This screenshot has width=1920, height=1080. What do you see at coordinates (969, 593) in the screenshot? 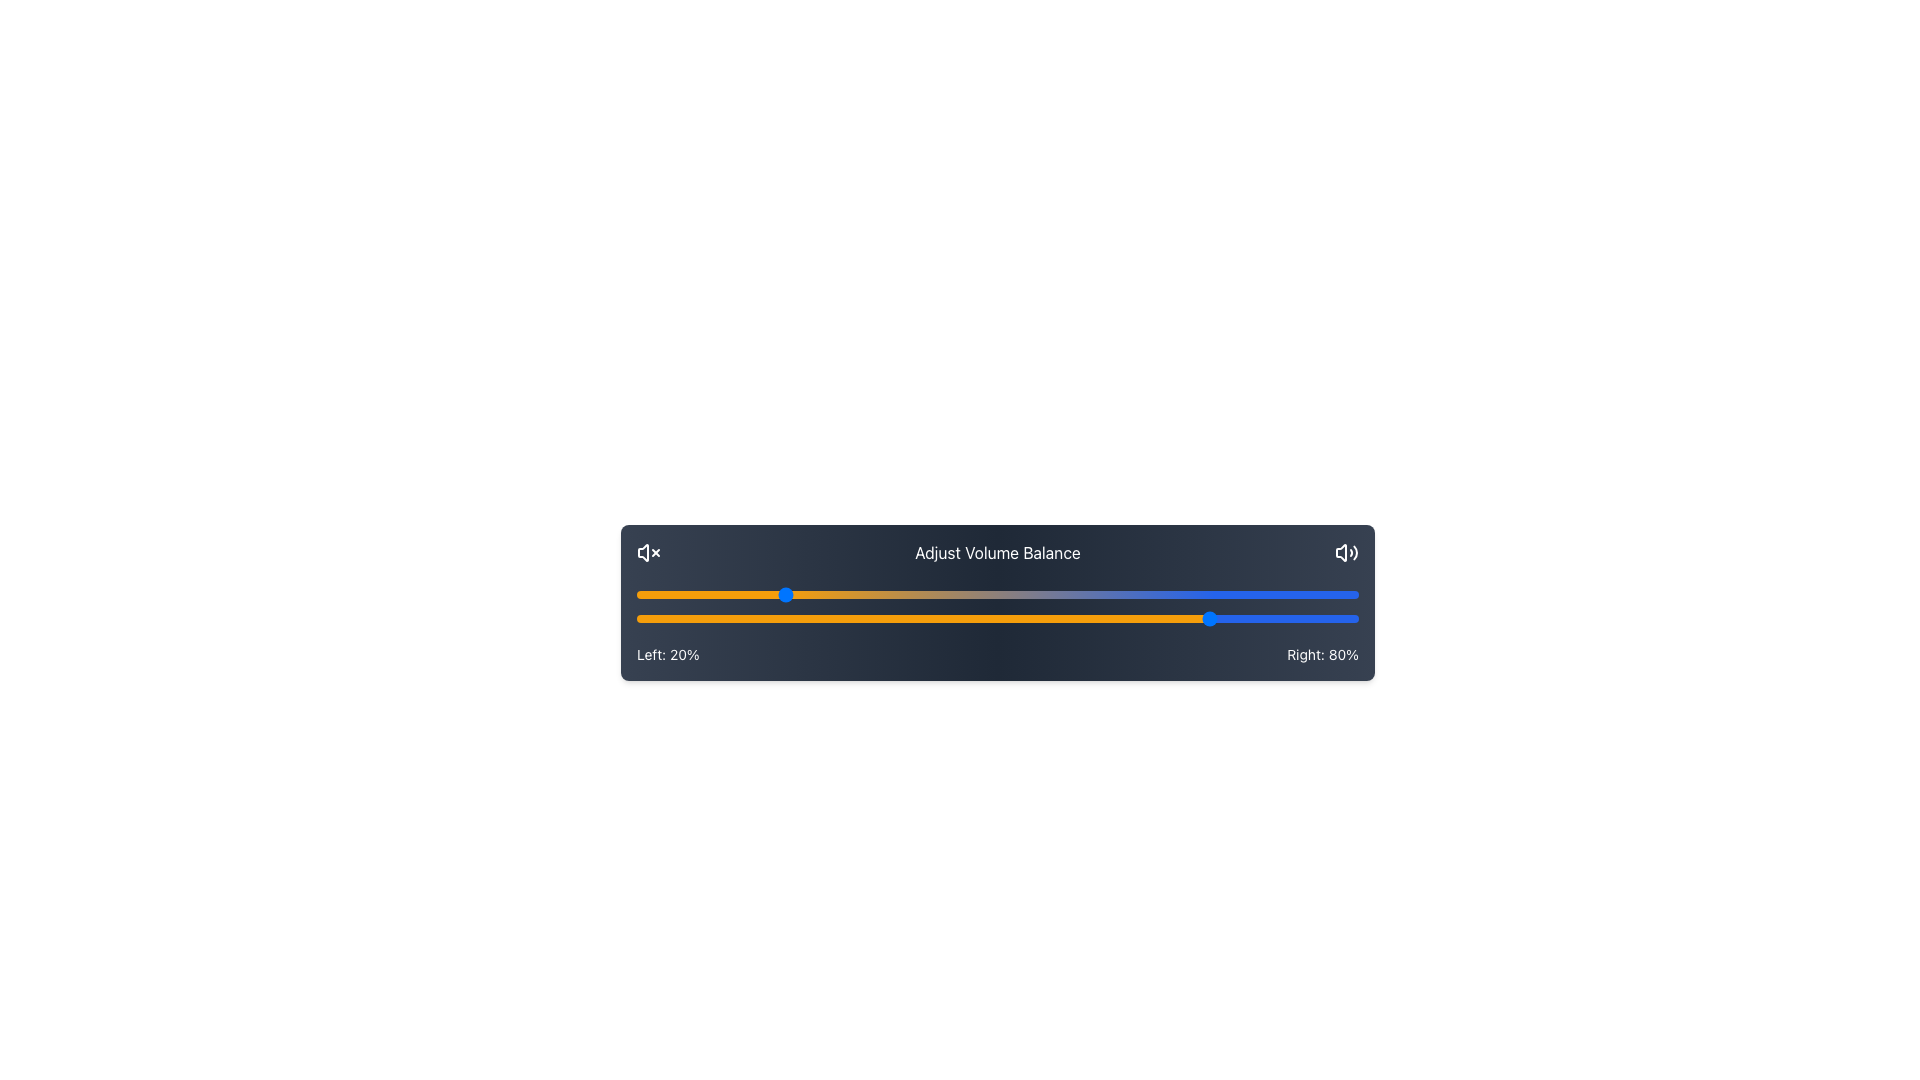
I see `the left balance` at bounding box center [969, 593].